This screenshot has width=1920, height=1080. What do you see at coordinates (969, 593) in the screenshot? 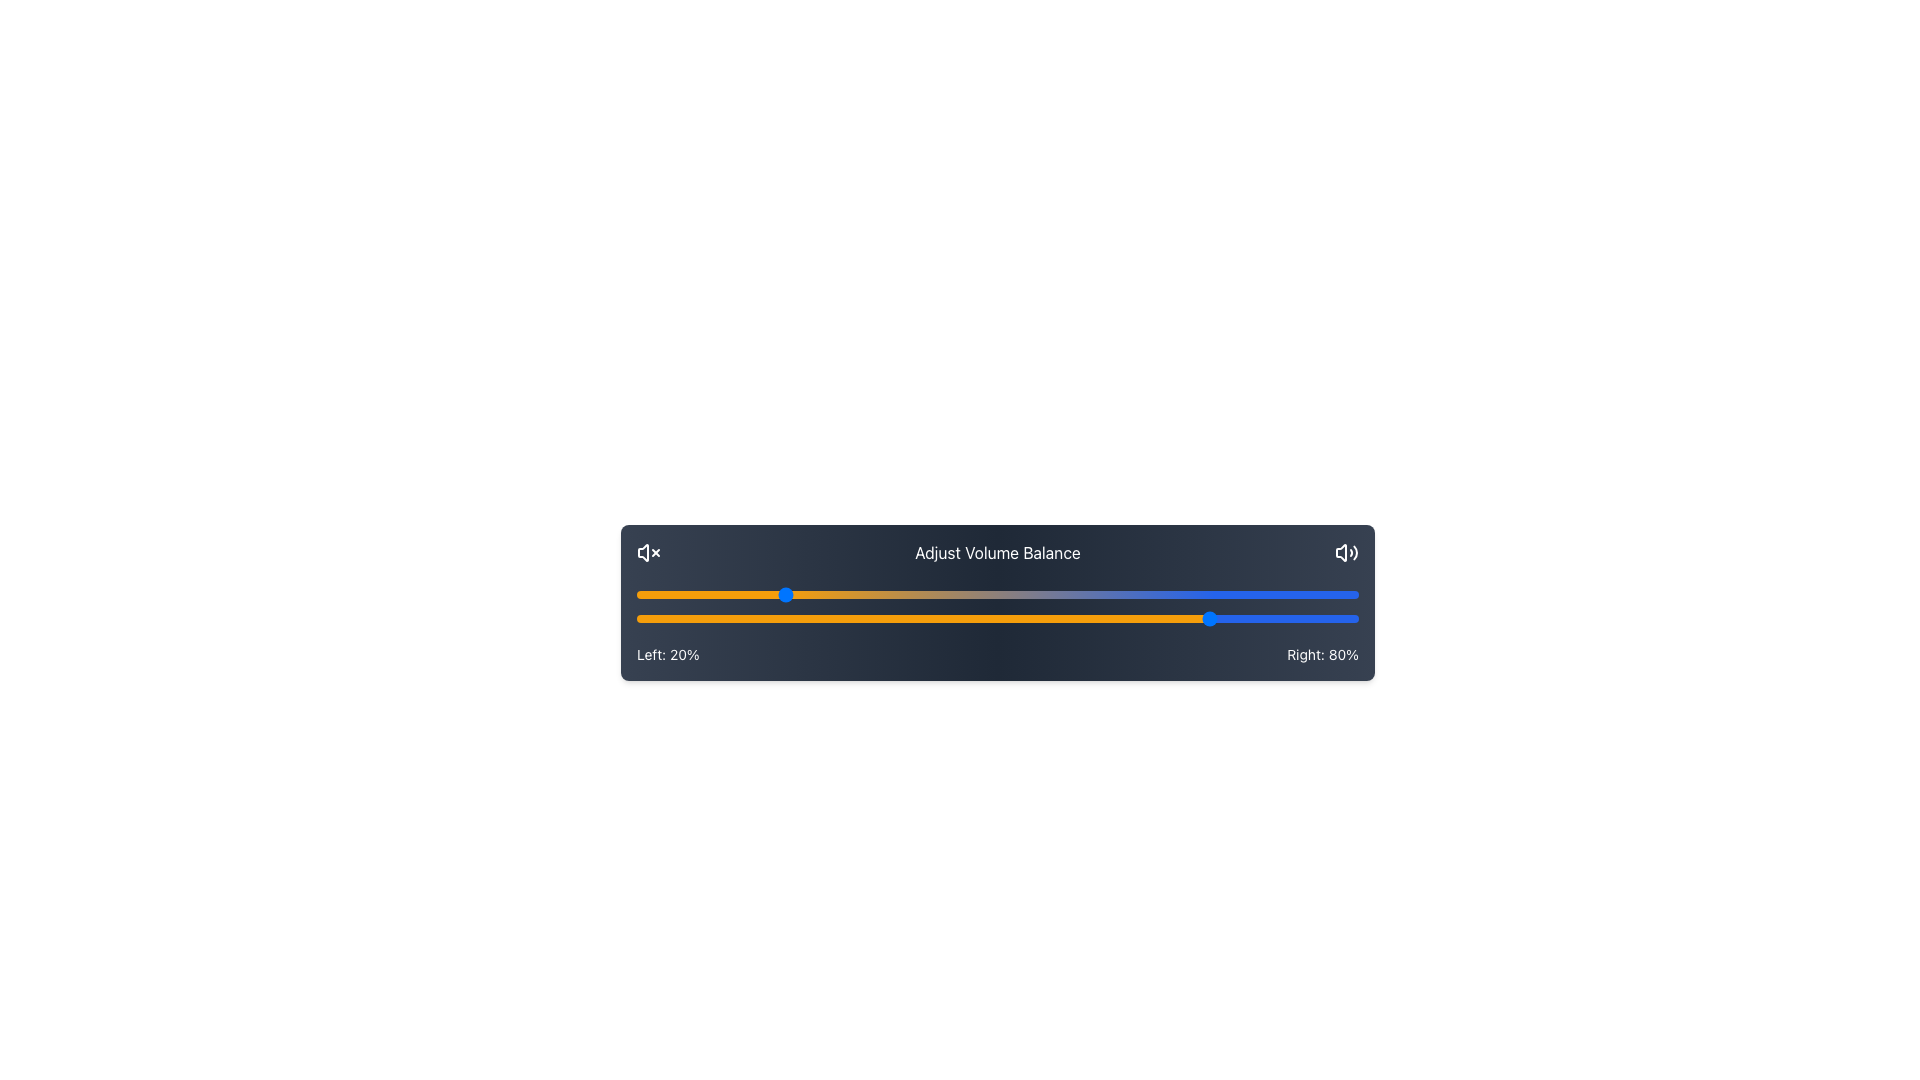
I see `the left balance` at bounding box center [969, 593].